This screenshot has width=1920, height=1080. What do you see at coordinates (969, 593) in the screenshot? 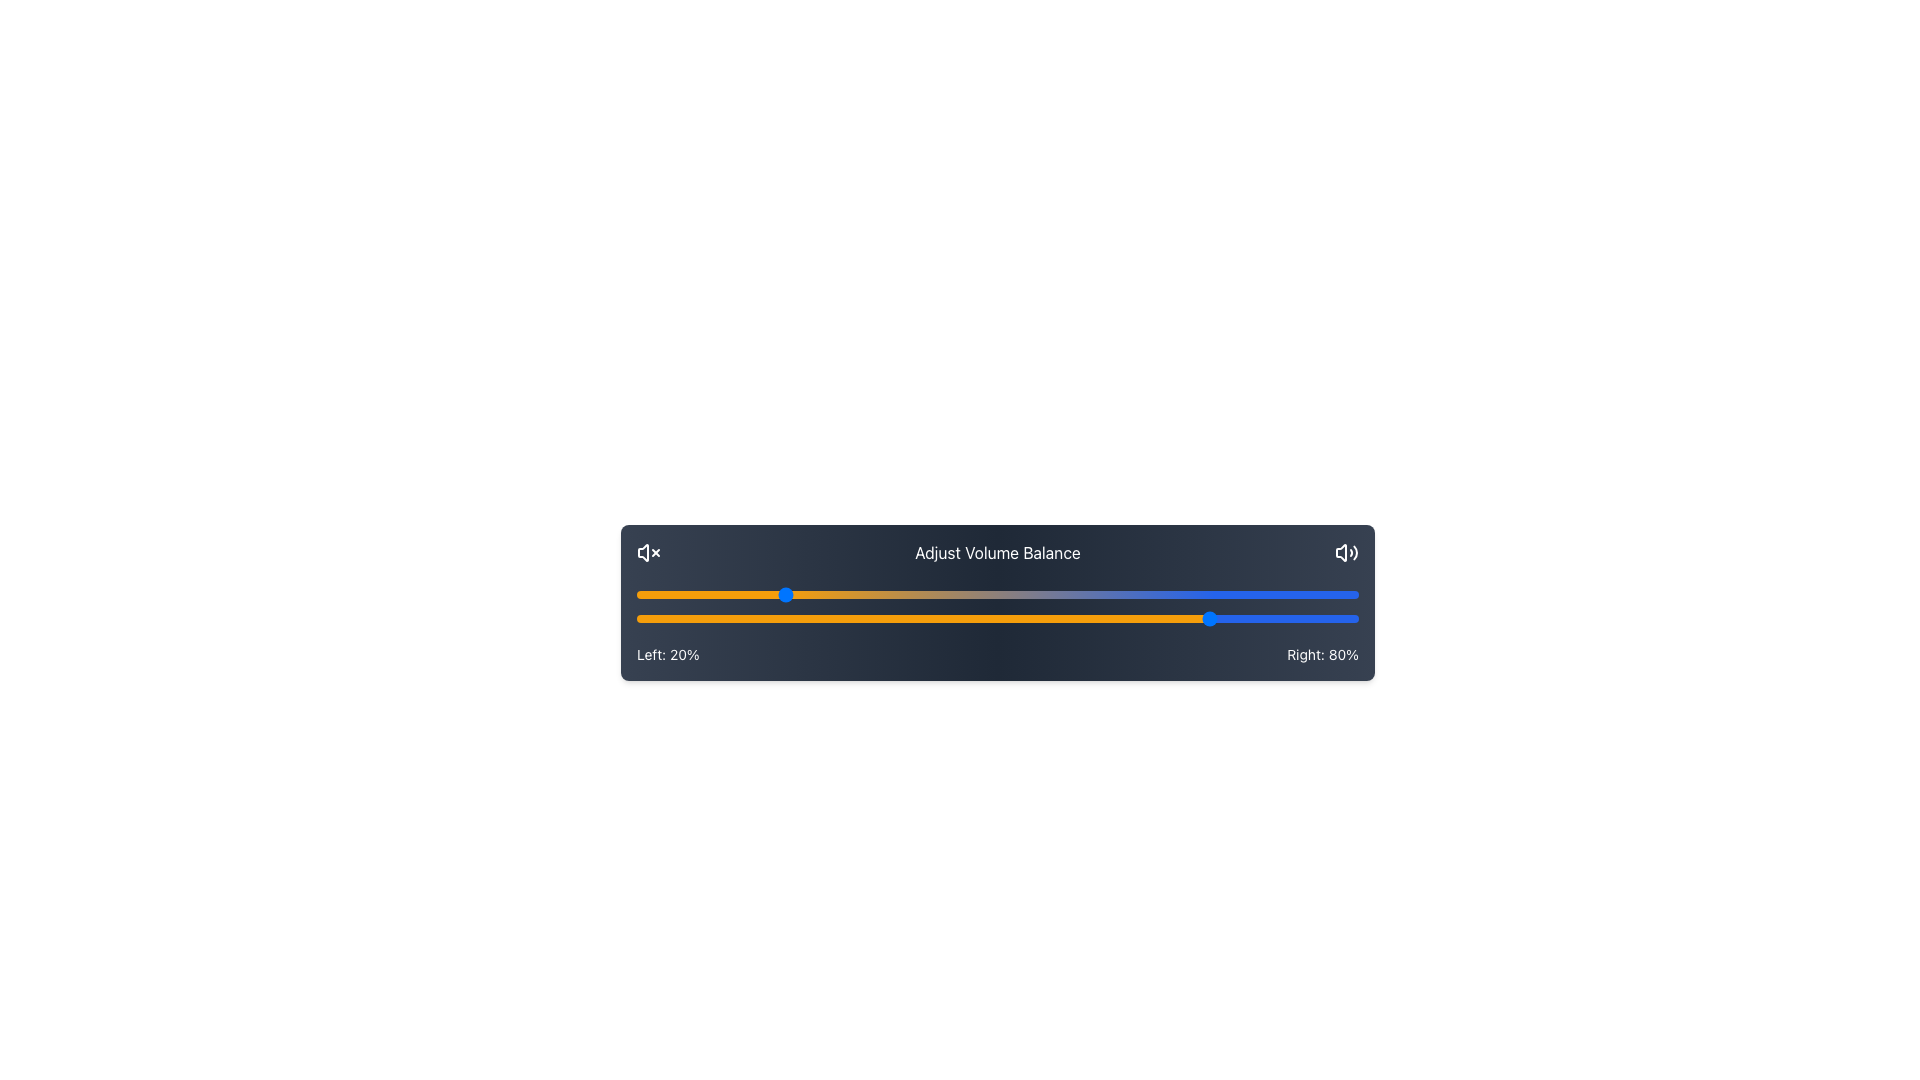
I see `the left balance` at bounding box center [969, 593].